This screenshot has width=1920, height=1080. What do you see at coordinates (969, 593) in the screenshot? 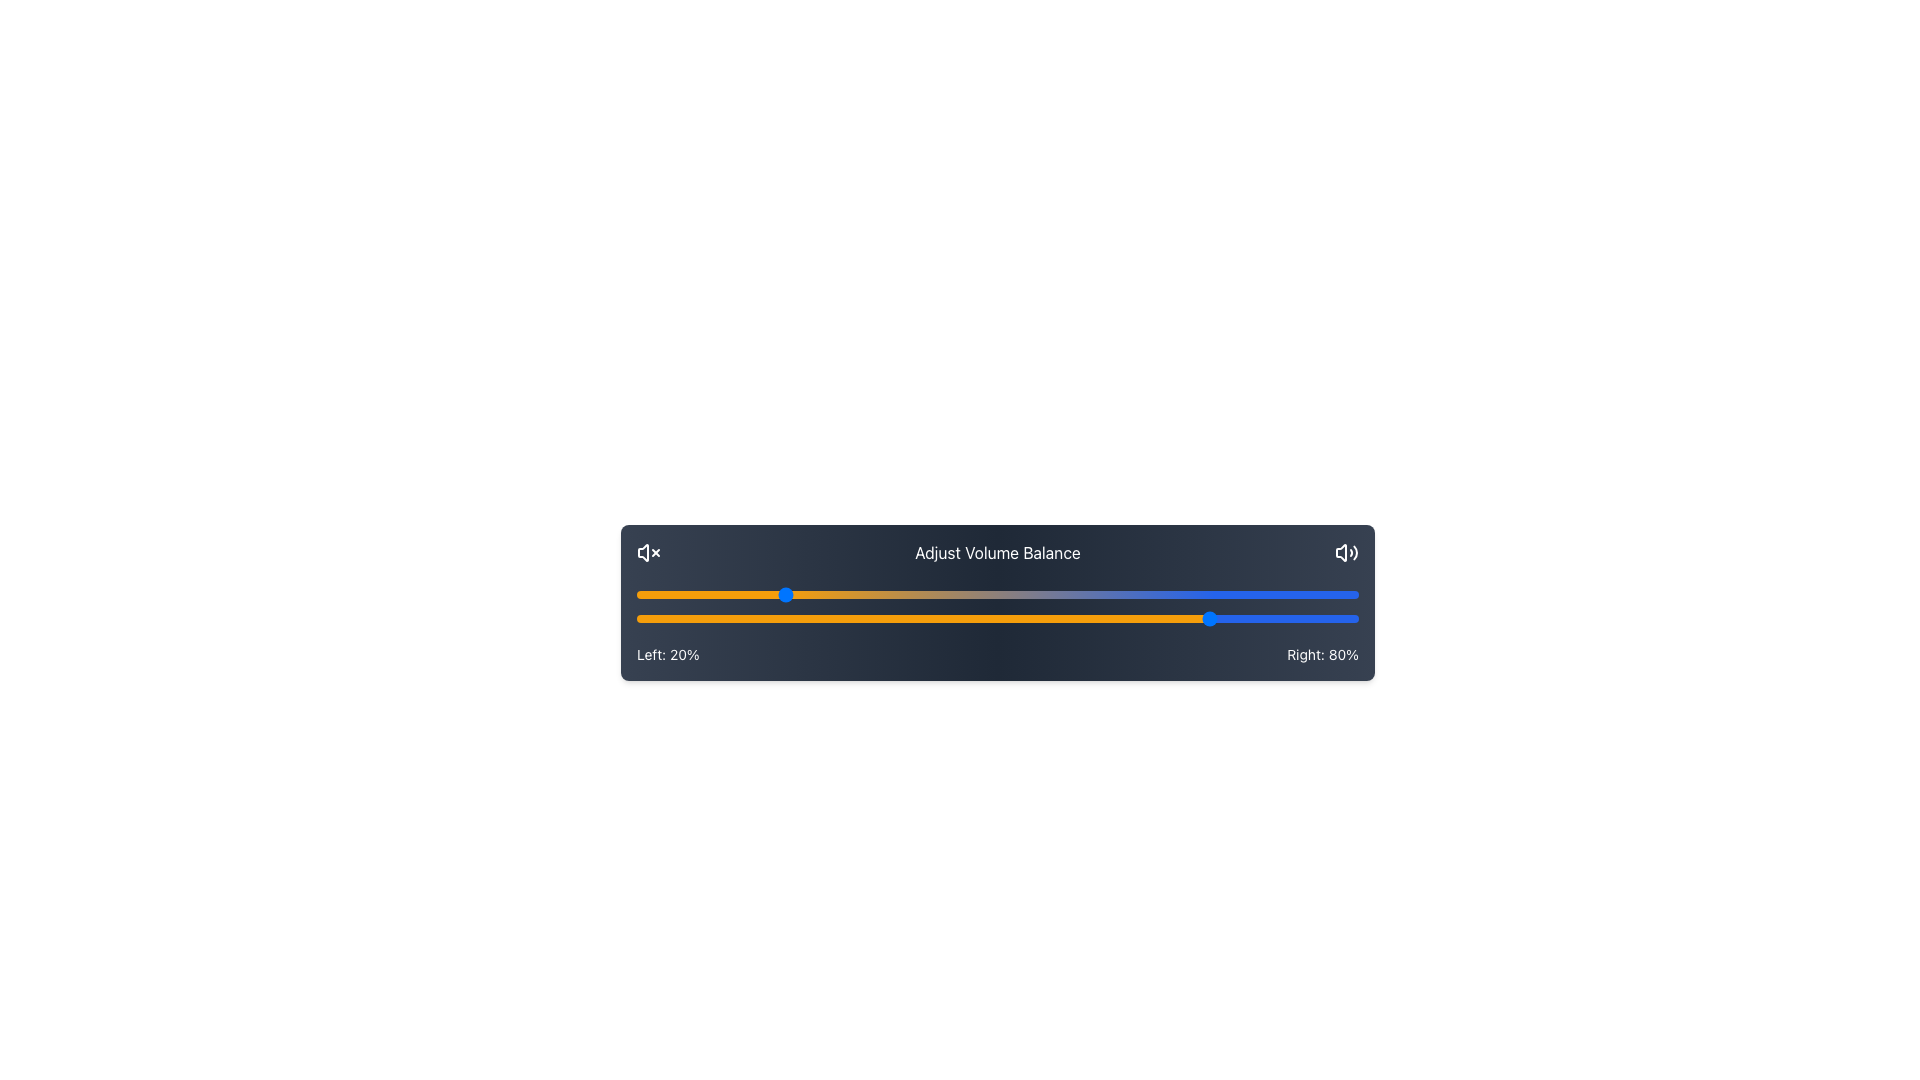
I see `the left balance` at bounding box center [969, 593].